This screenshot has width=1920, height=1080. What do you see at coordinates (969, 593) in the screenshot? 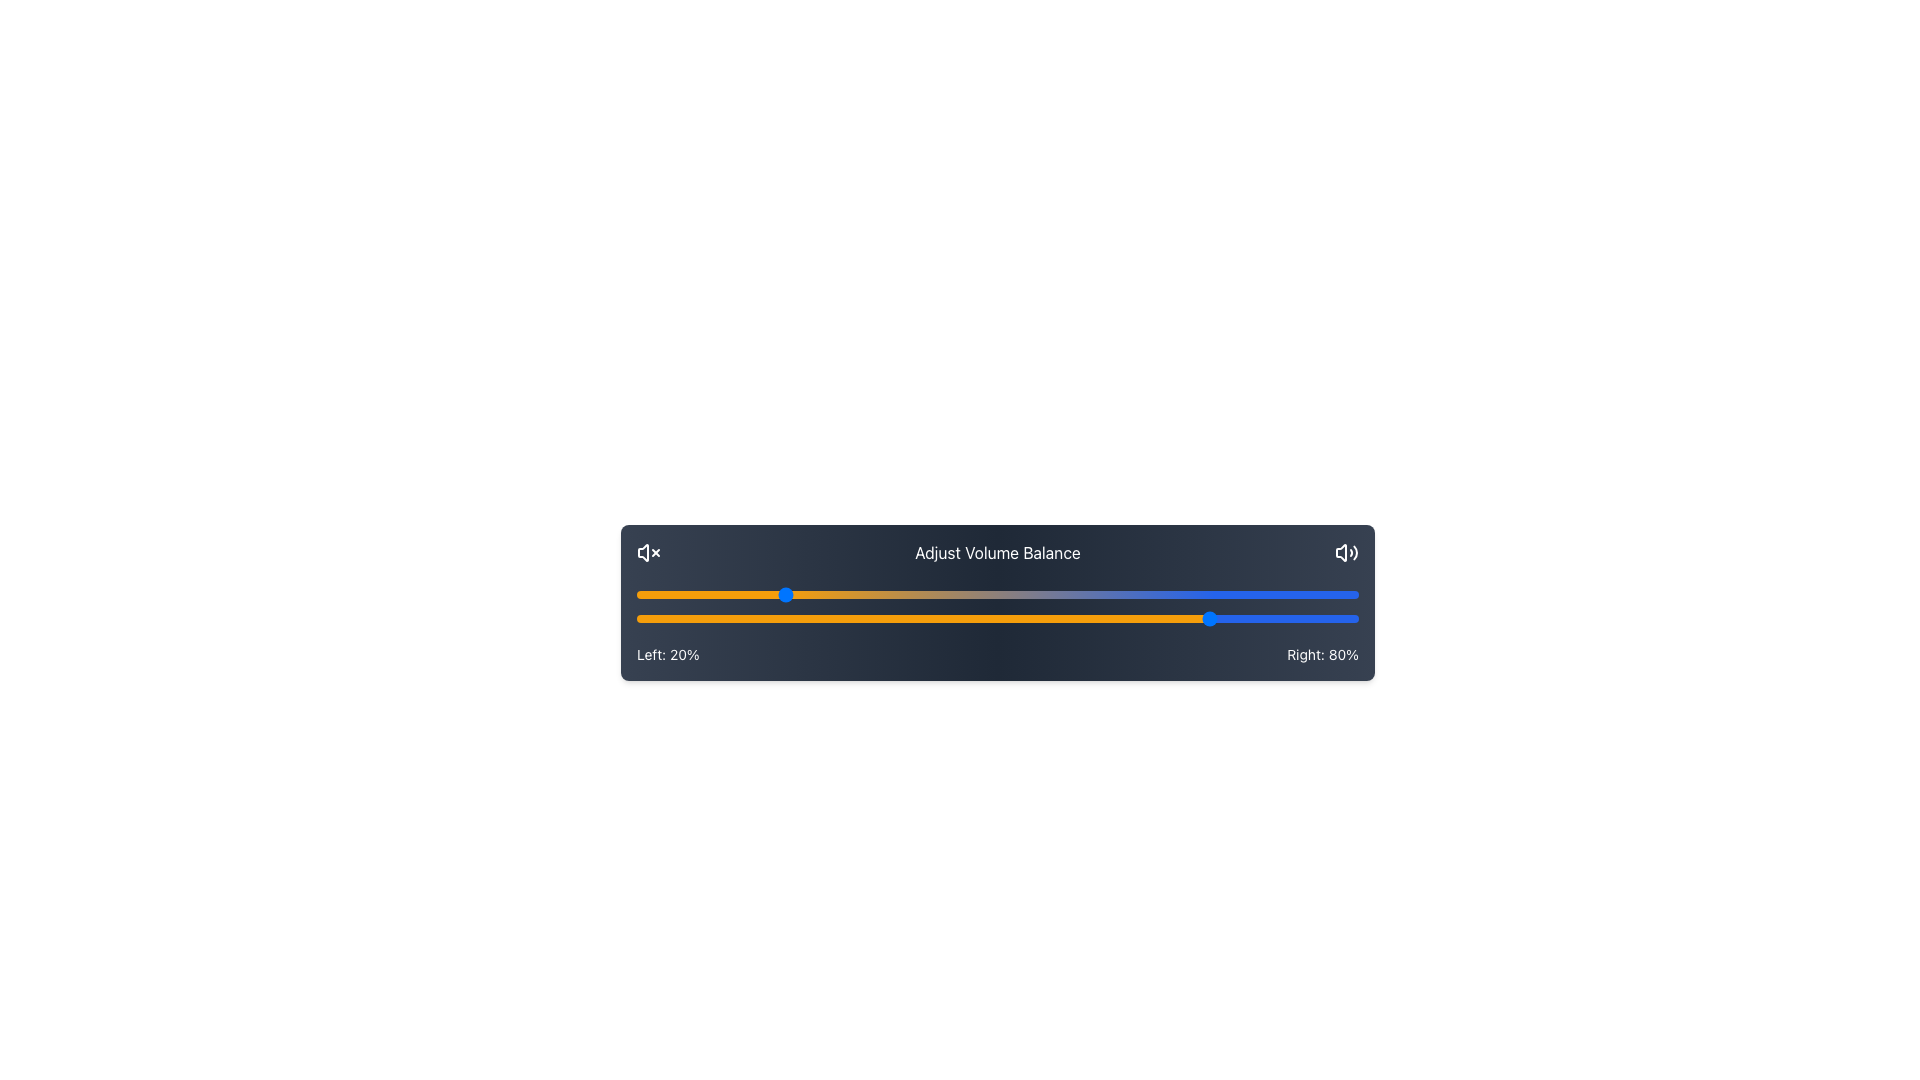
I see `the left balance` at bounding box center [969, 593].